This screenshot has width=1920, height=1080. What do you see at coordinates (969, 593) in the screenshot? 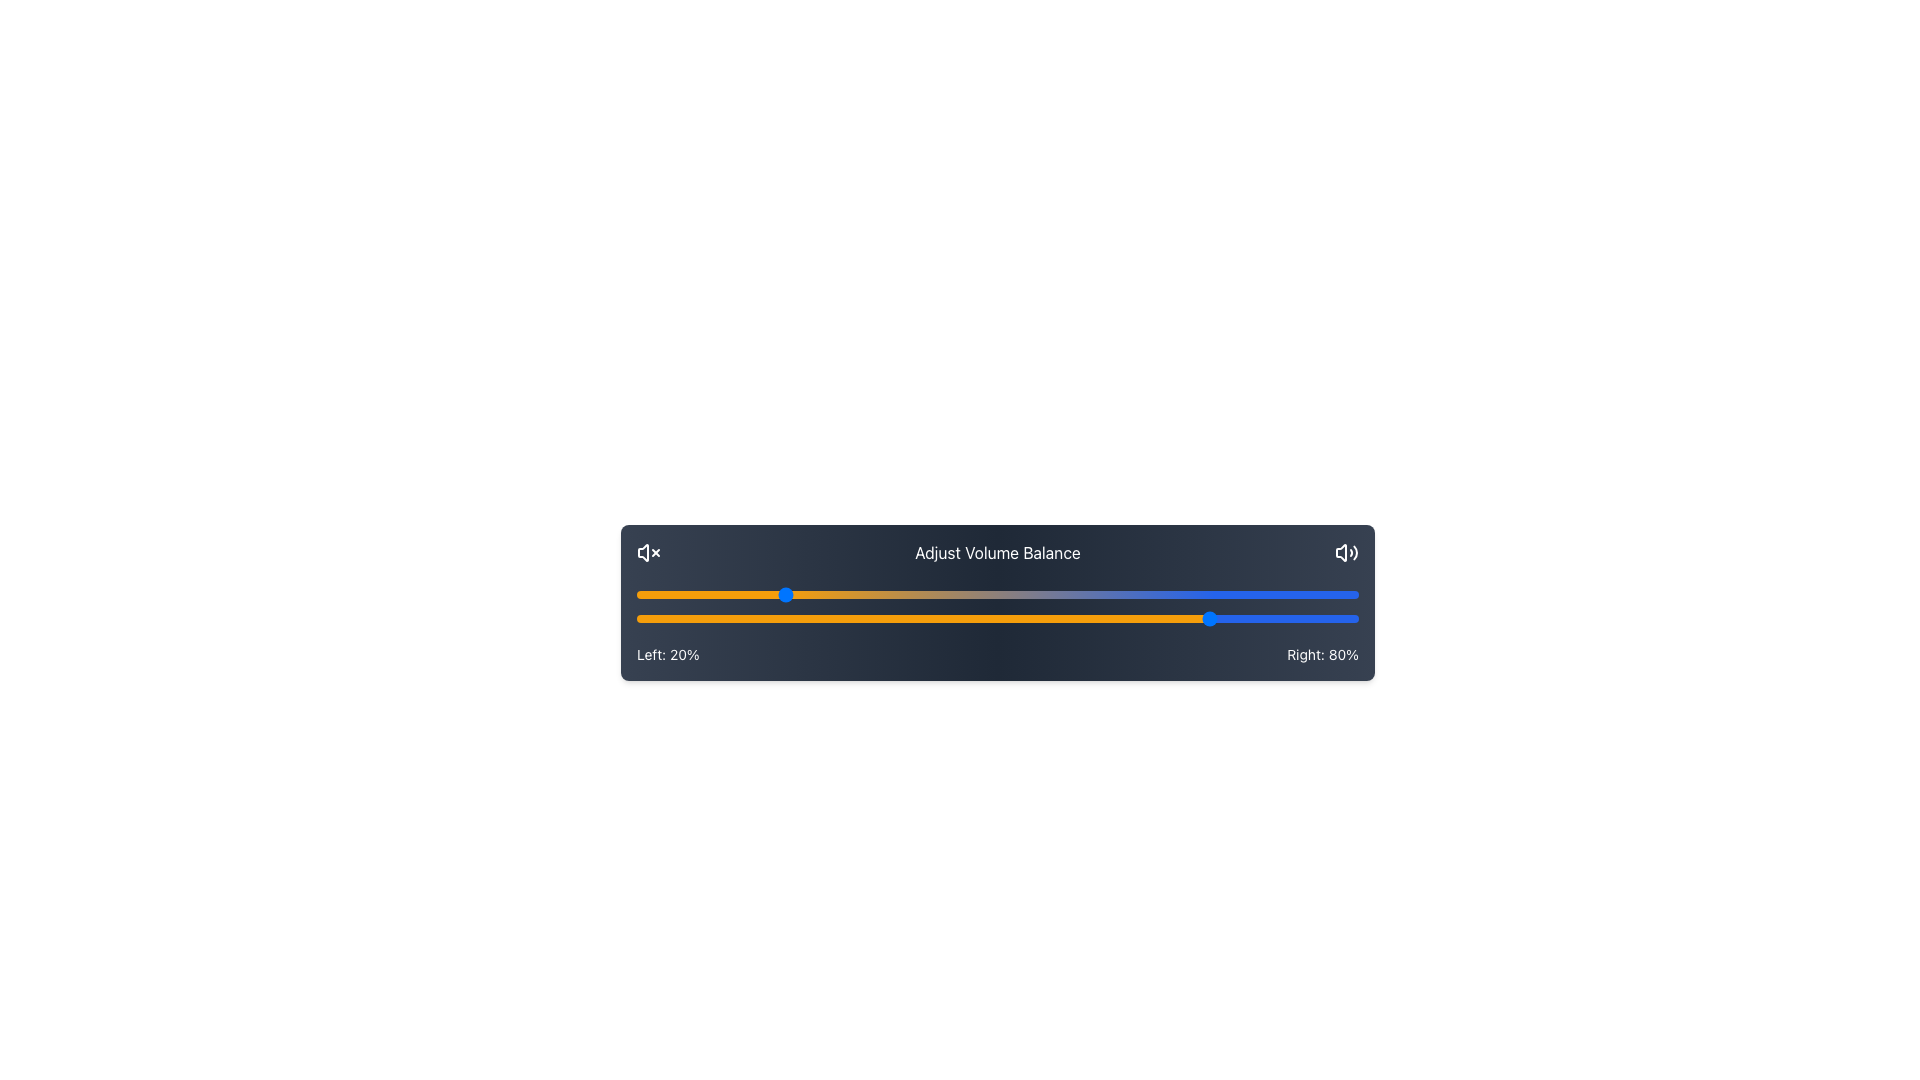
I see `the left balance` at bounding box center [969, 593].